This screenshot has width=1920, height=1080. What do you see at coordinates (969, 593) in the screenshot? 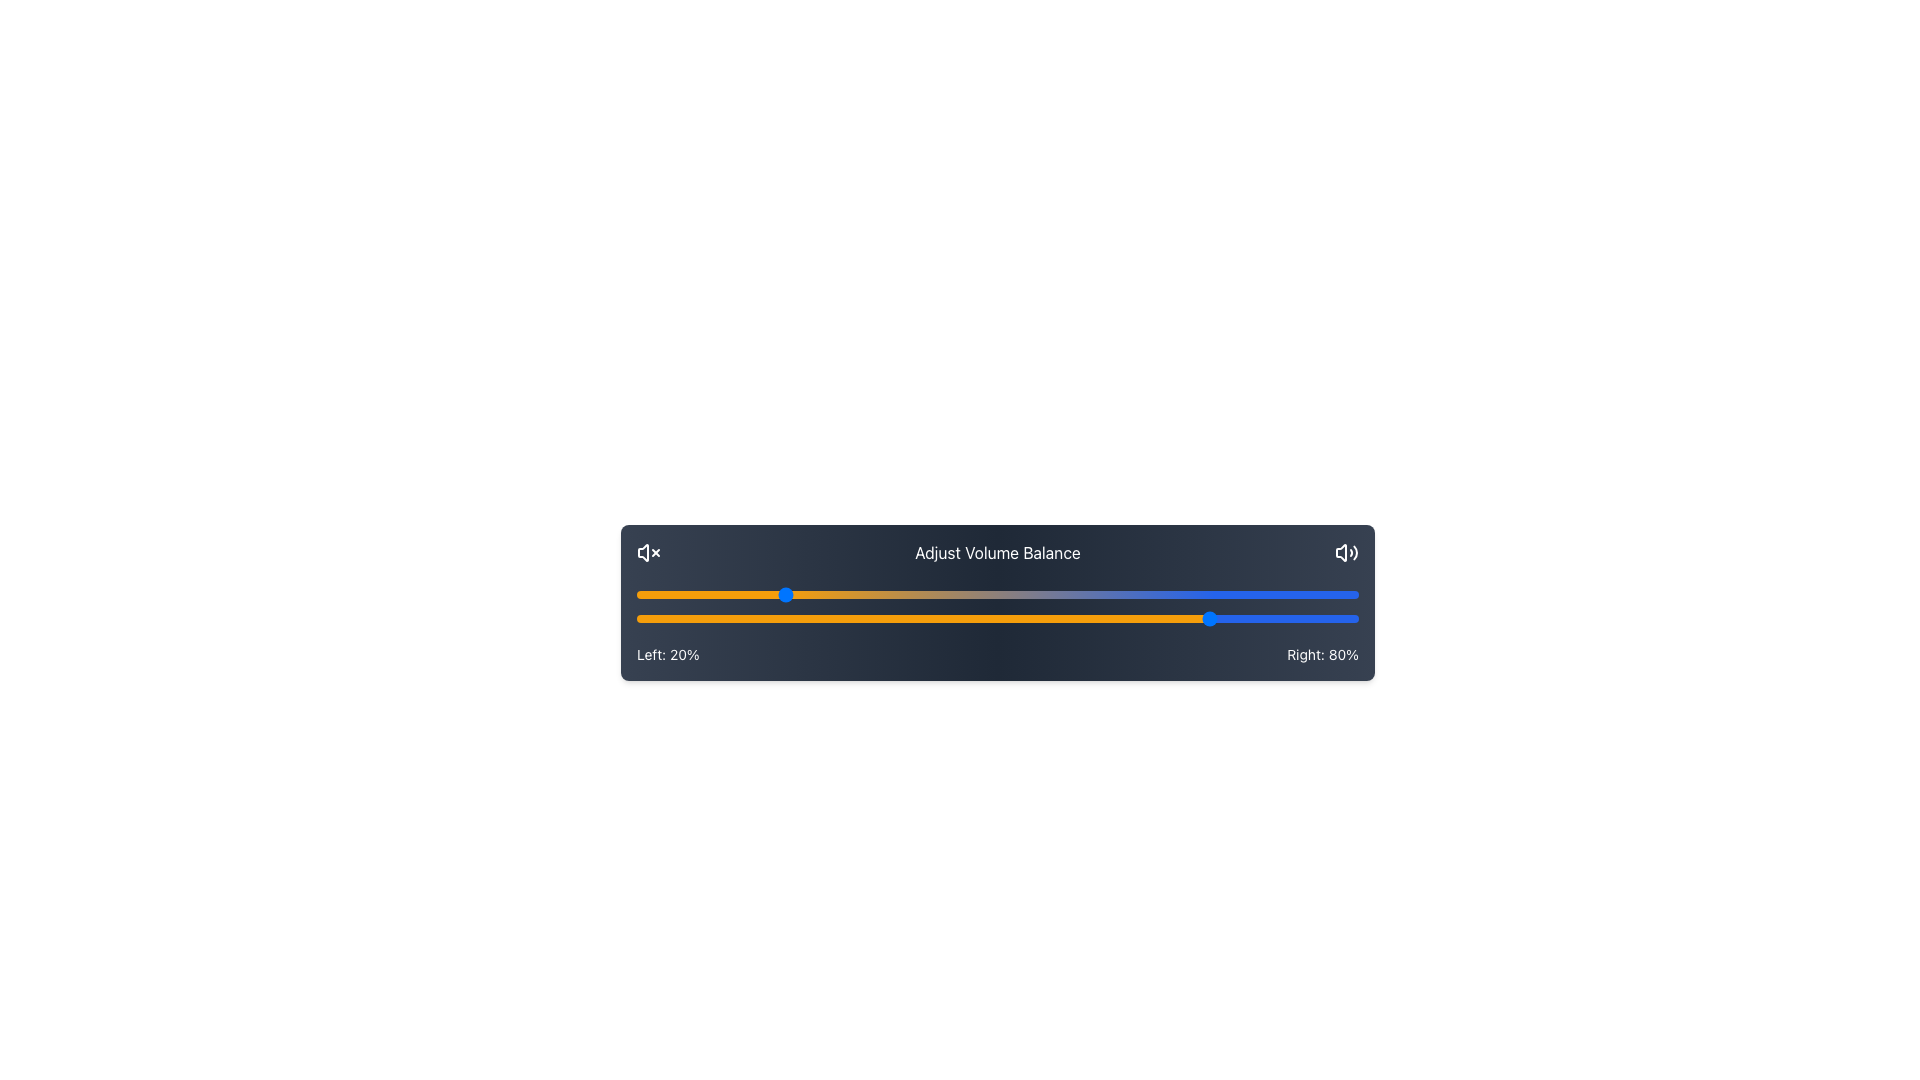
I see `the left balance` at bounding box center [969, 593].